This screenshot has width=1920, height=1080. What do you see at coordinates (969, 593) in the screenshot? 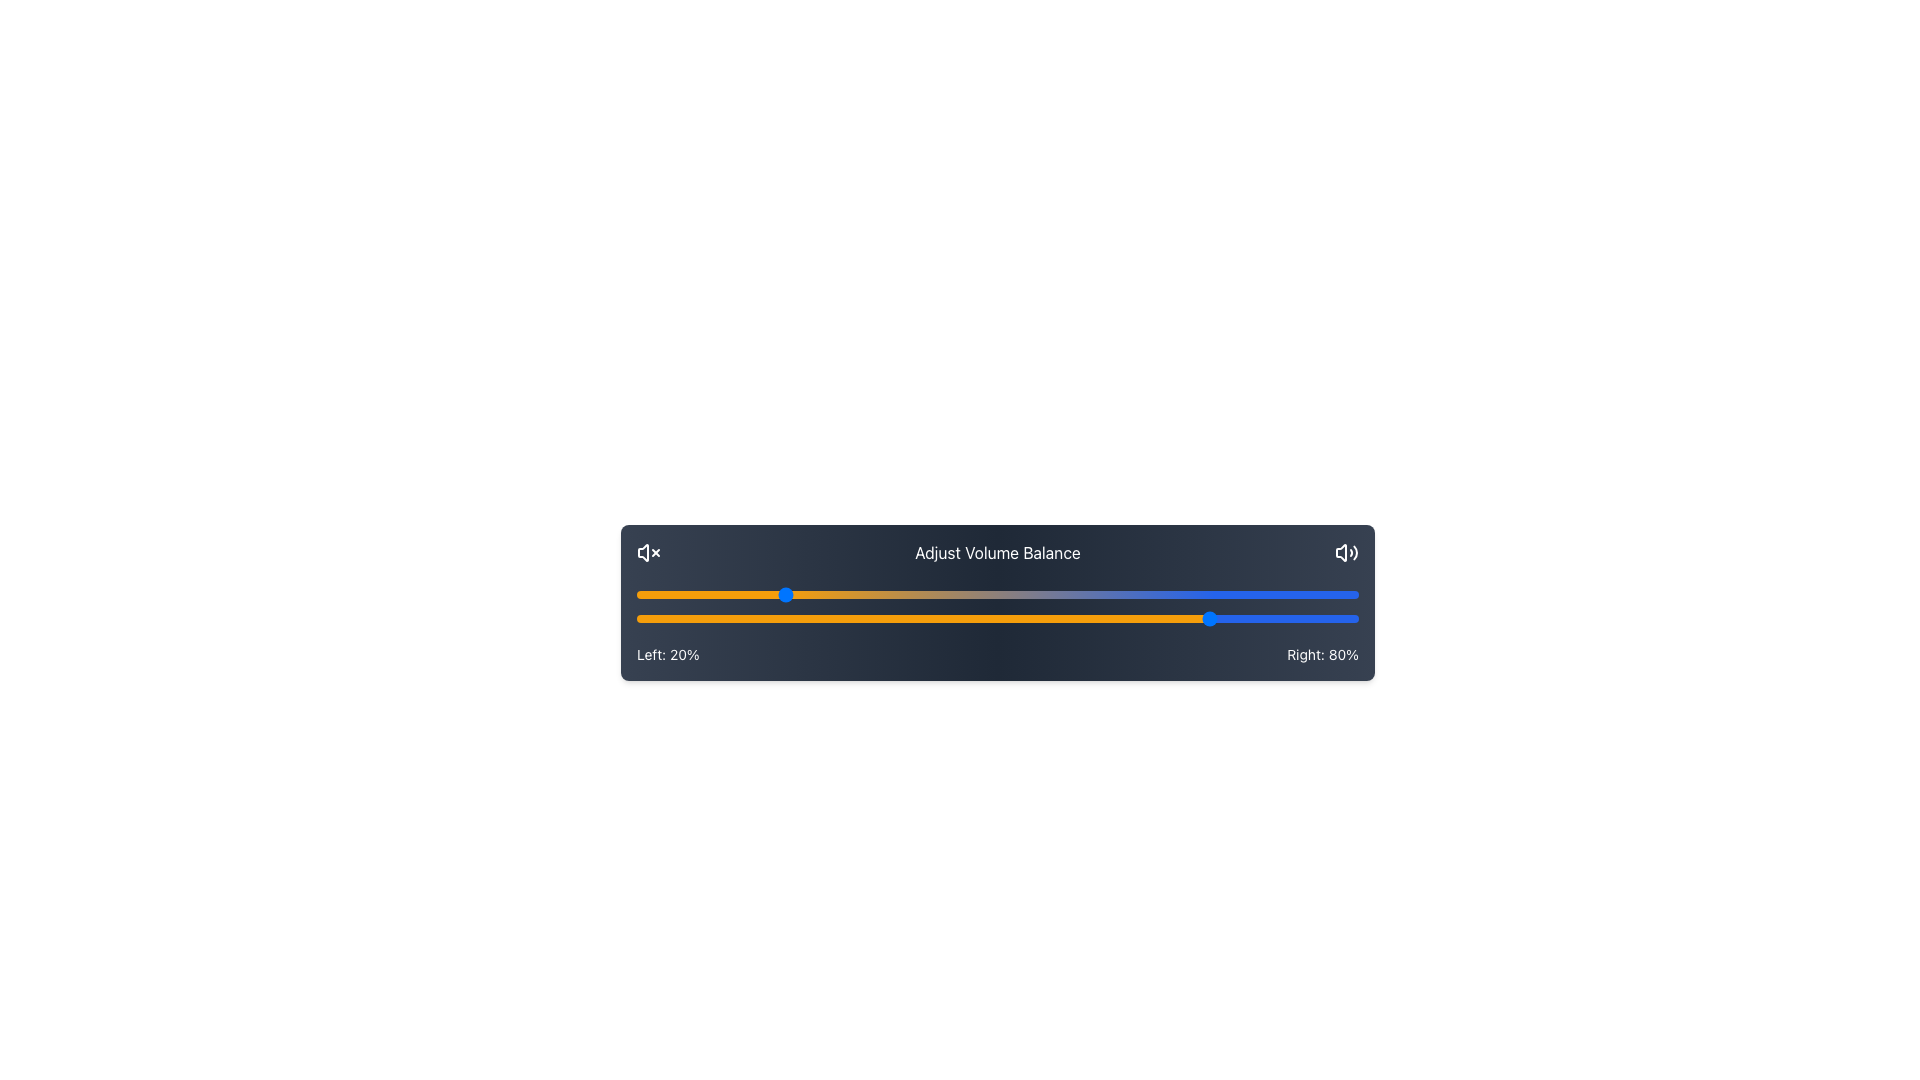
I see `the left balance` at bounding box center [969, 593].